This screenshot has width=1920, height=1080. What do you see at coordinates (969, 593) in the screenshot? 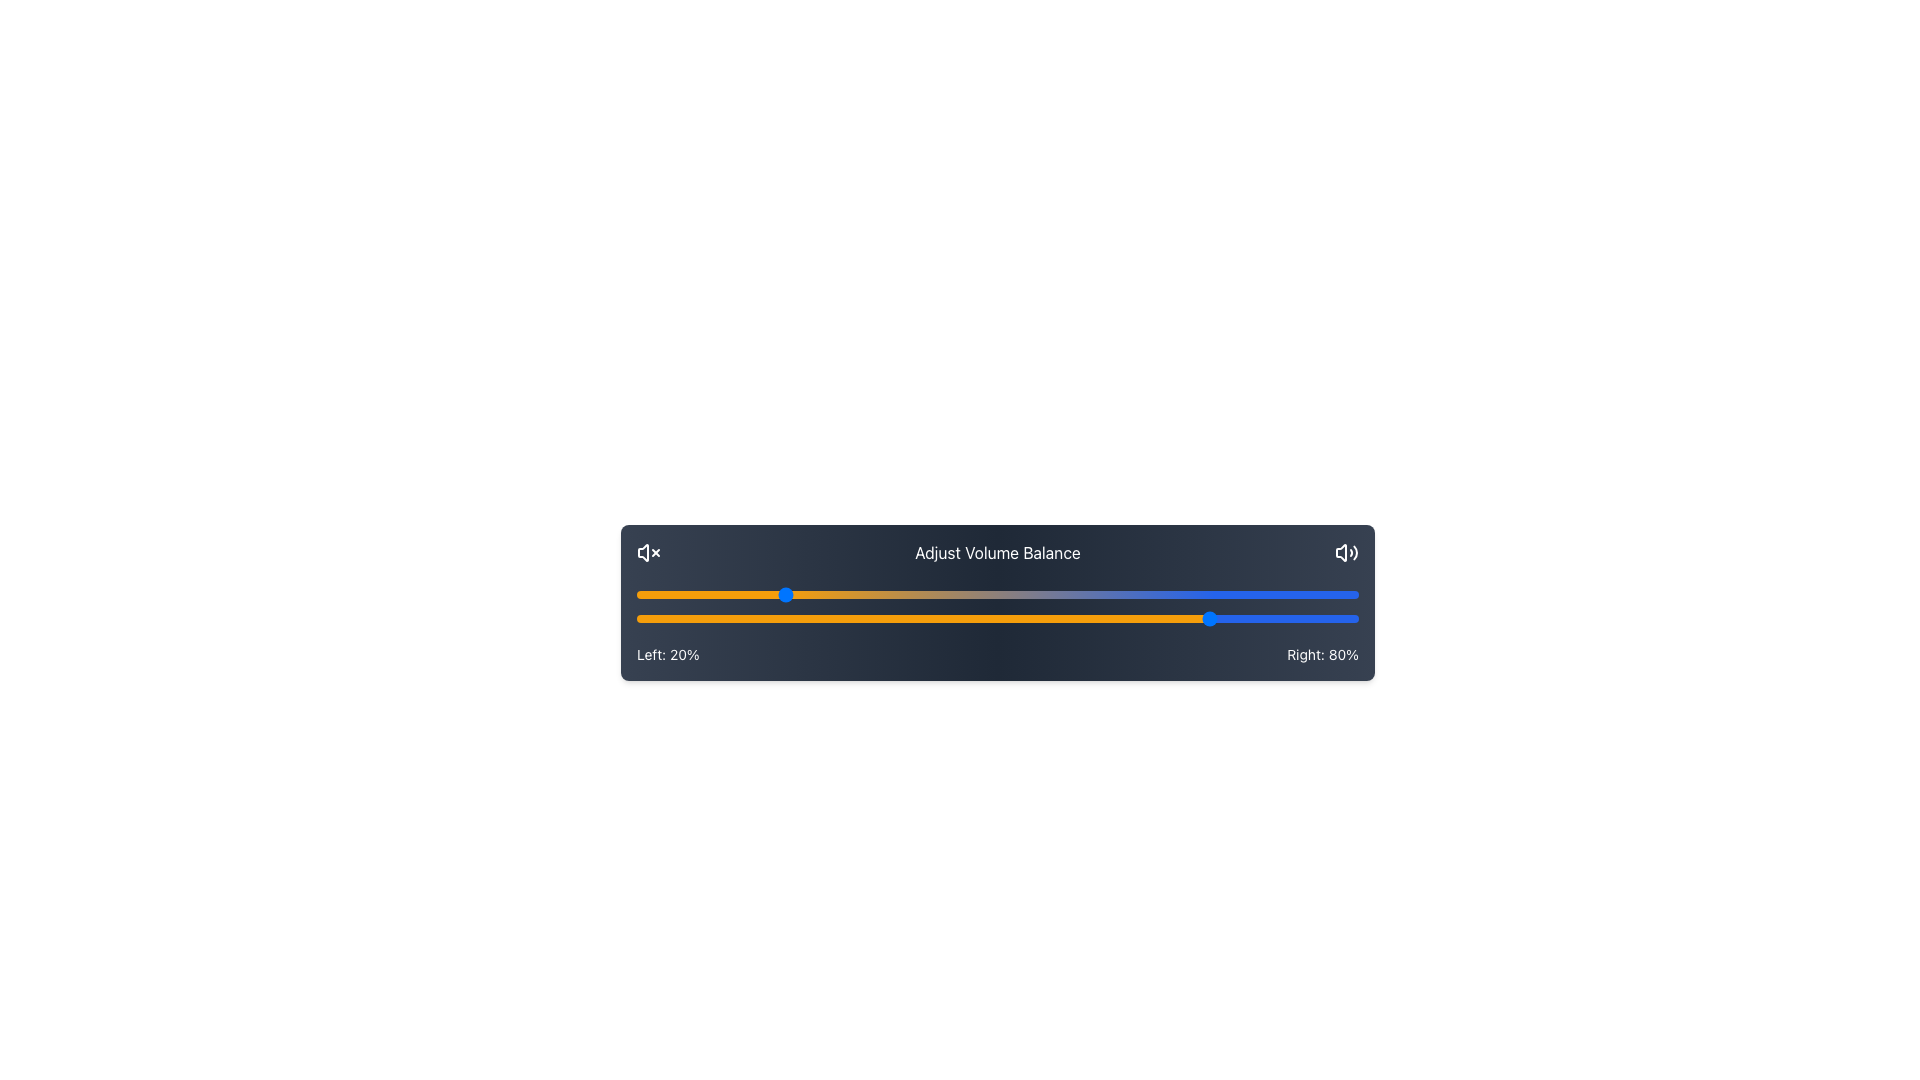
I see `the left balance` at bounding box center [969, 593].